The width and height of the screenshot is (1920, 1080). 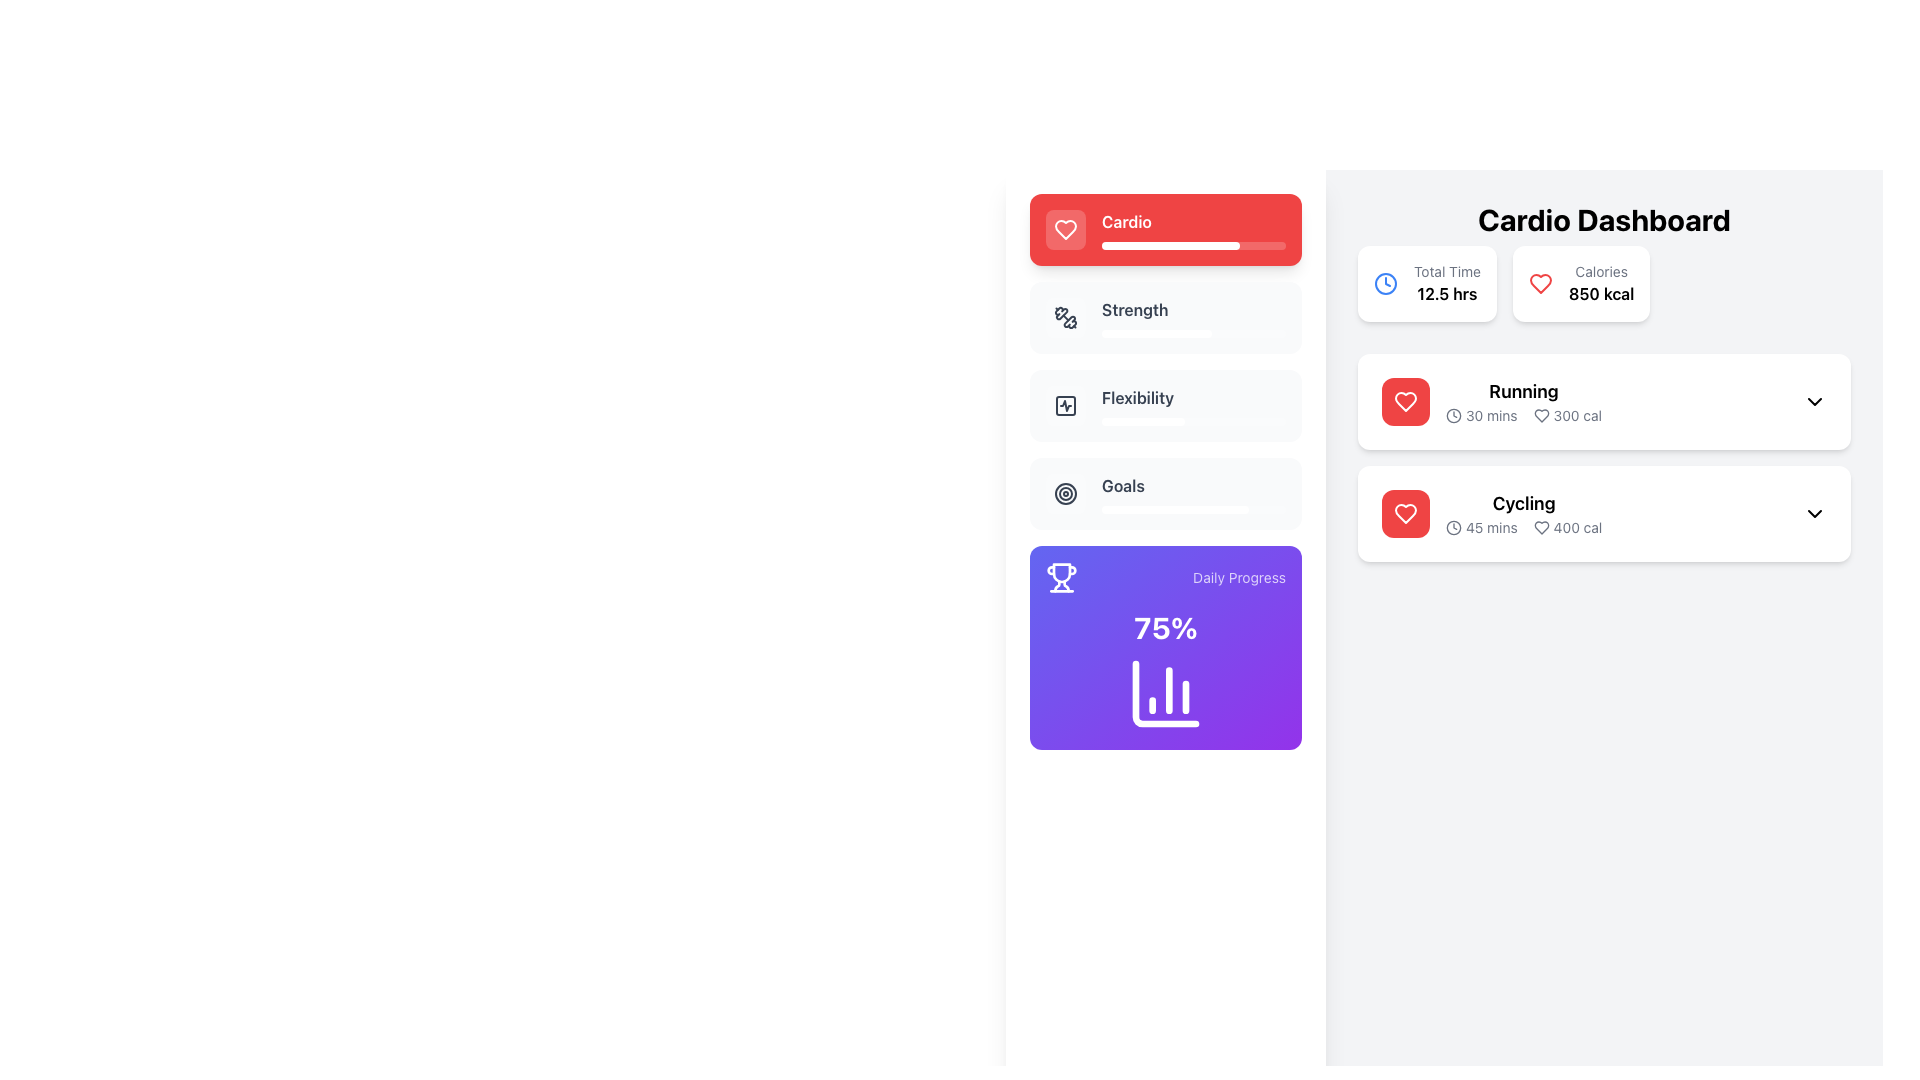 What do you see at coordinates (1523, 401) in the screenshot?
I see `the 'Running' Text Display element in the Cardio Dashboard section, which shows time and calorie details` at bounding box center [1523, 401].